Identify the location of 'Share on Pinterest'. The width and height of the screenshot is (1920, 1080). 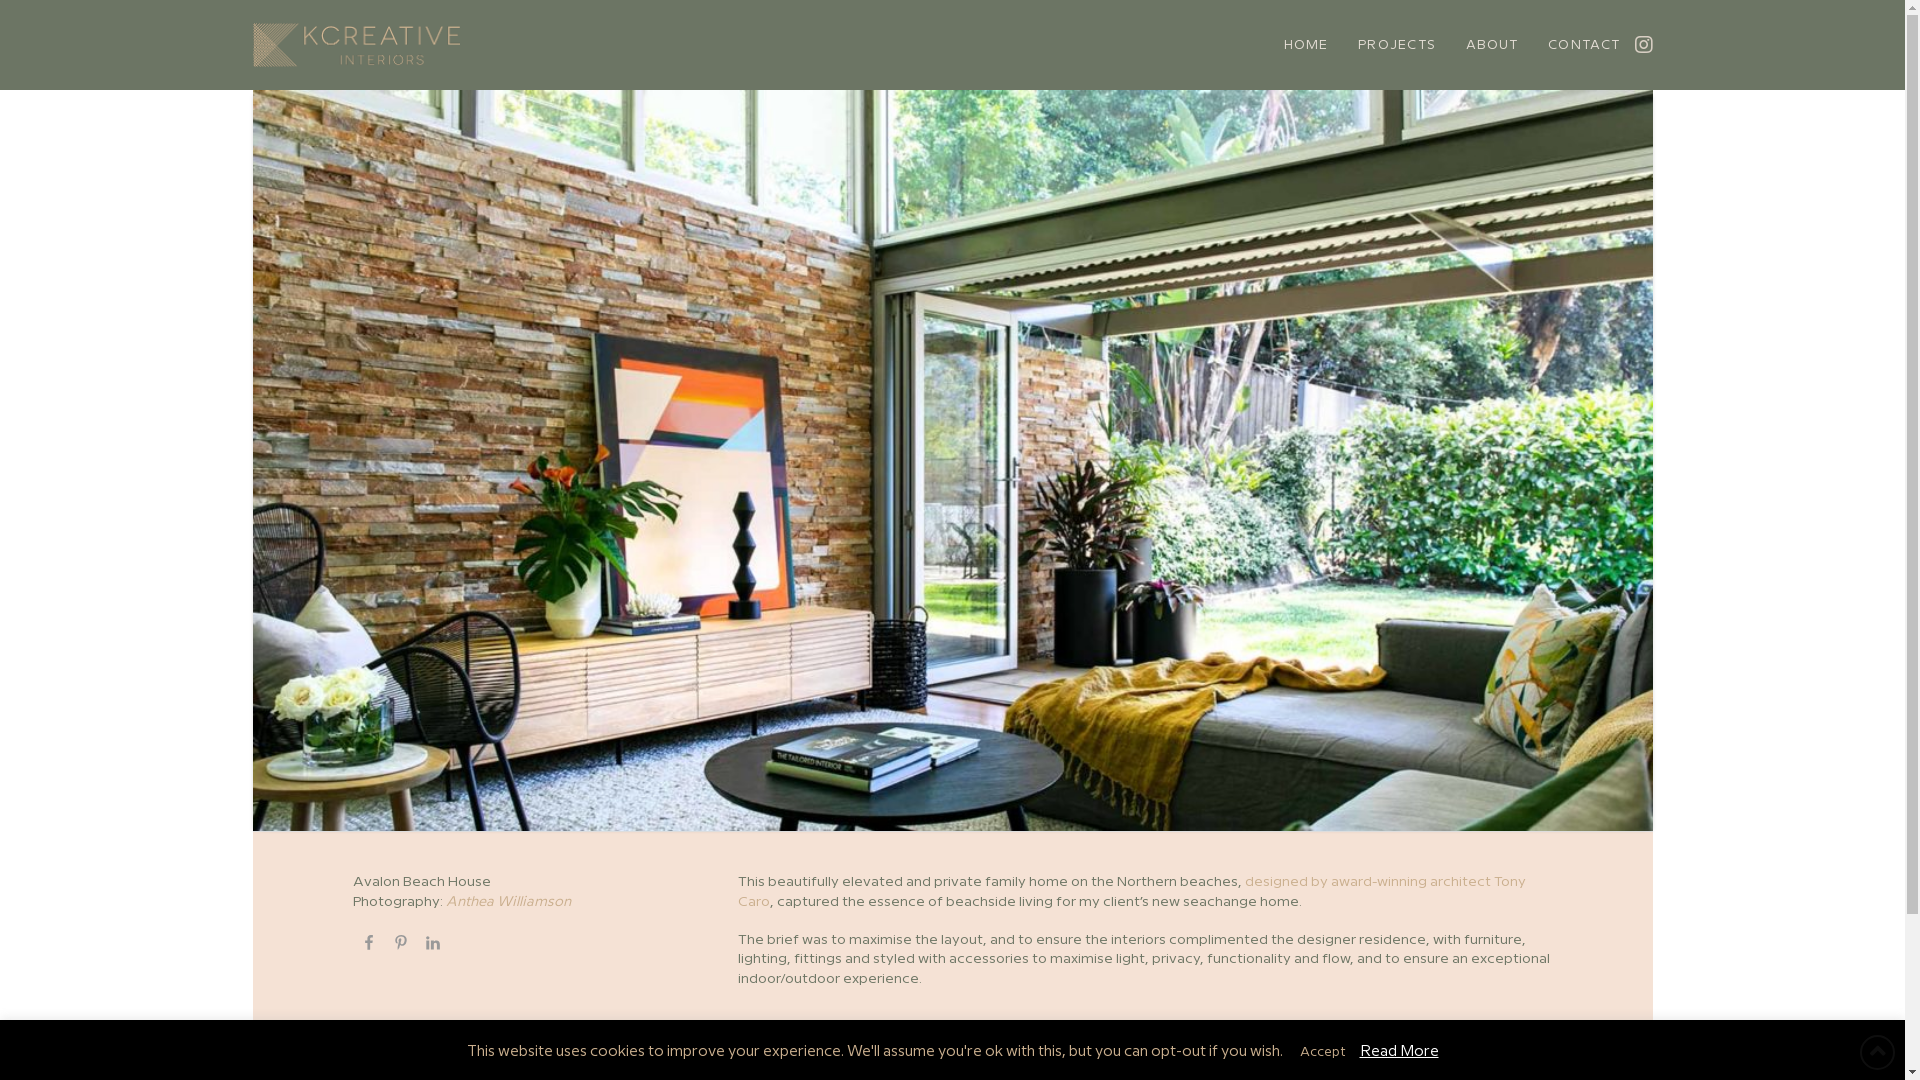
(399, 946).